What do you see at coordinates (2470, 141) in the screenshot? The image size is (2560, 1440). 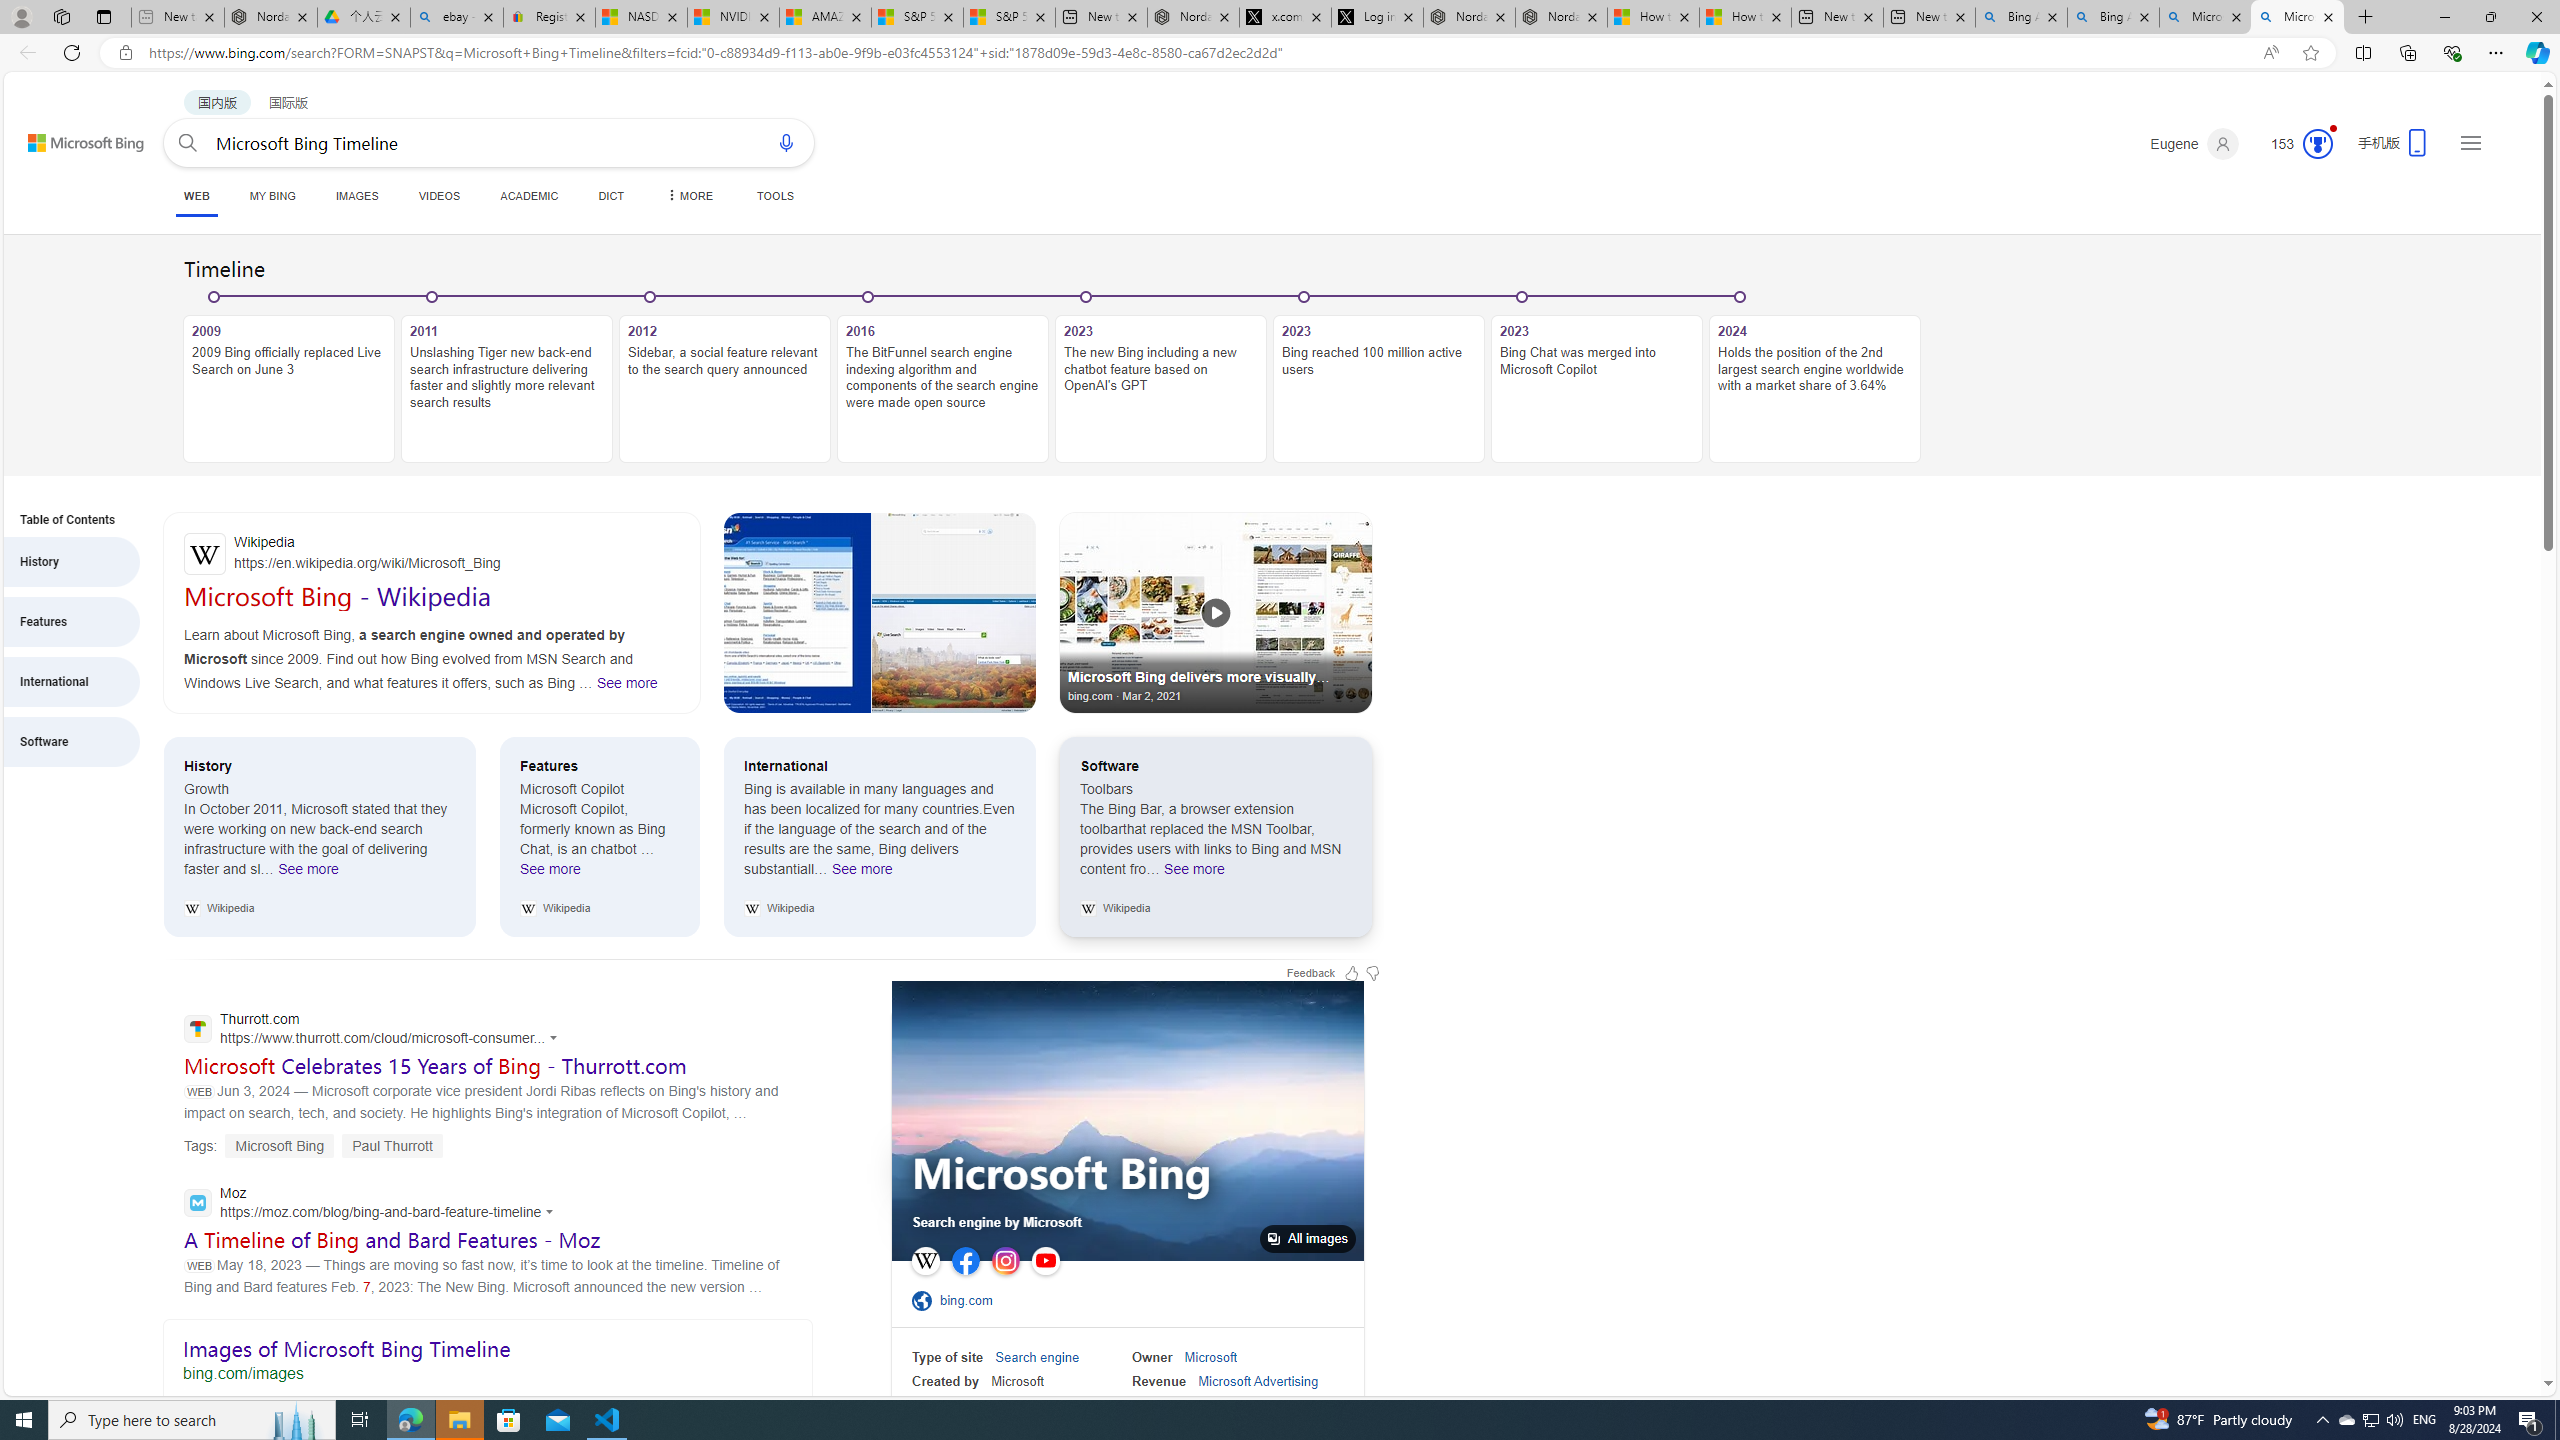 I see `'Settings and quick links'` at bounding box center [2470, 141].